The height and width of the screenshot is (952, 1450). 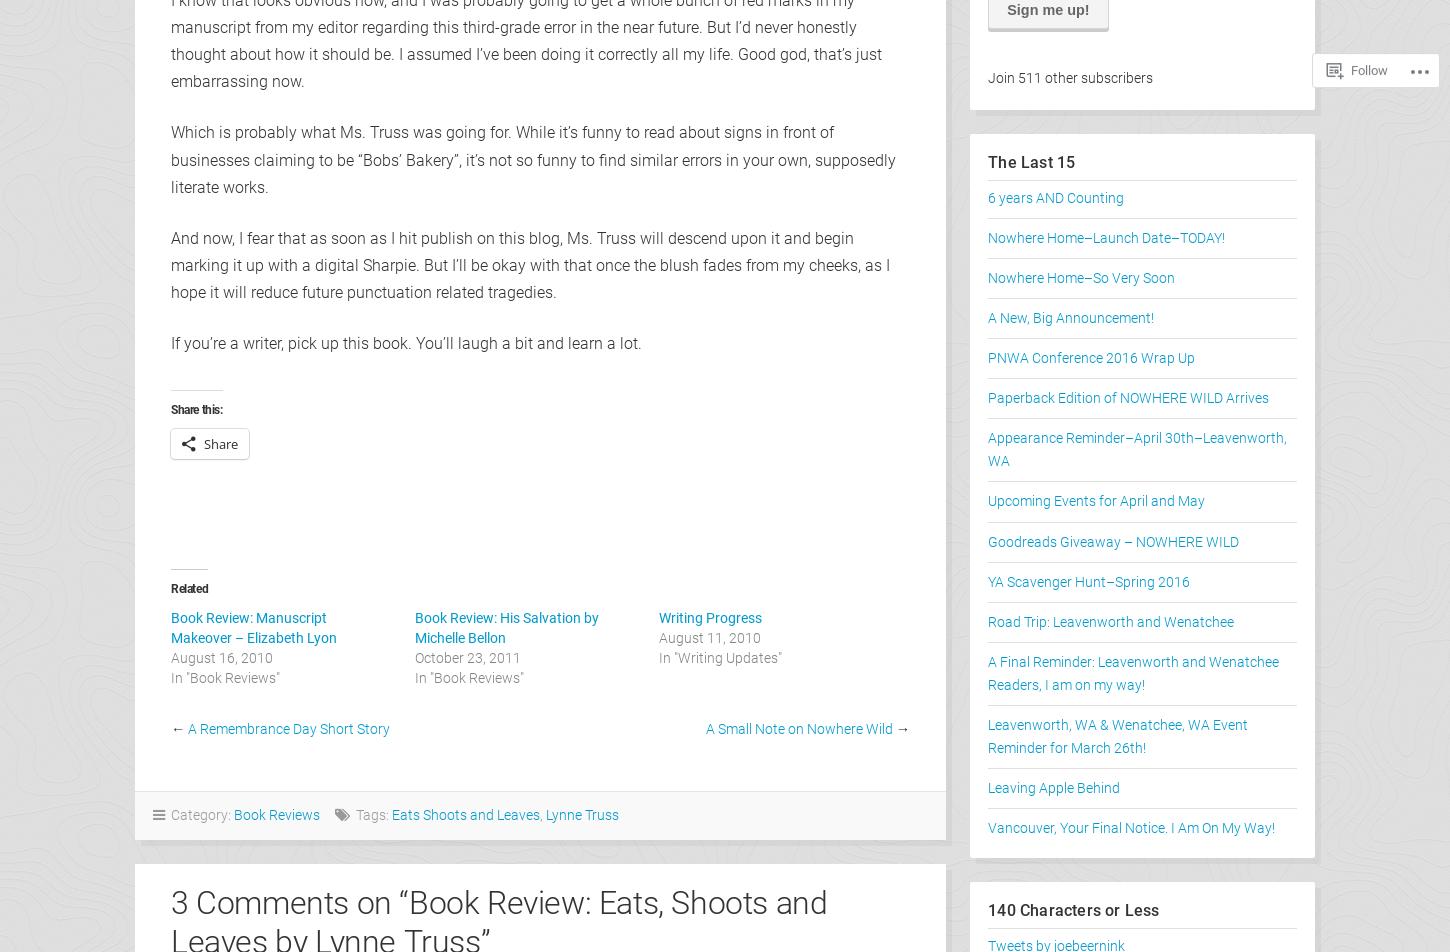 What do you see at coordinates (988, 501) in the screenshot?
I see `'Upcoming Events for April and May'` at bounding box center [988, 501].